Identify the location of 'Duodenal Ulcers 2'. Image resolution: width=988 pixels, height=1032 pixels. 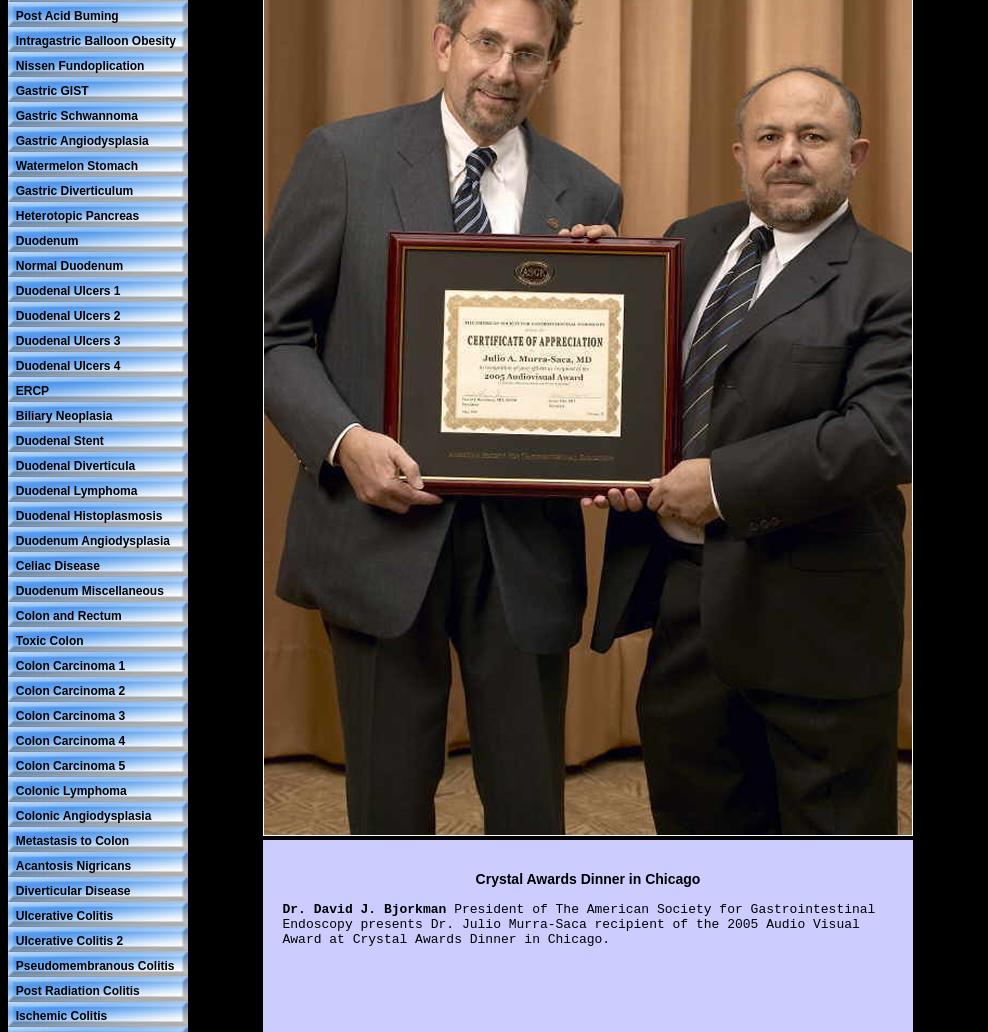
(67, 314).